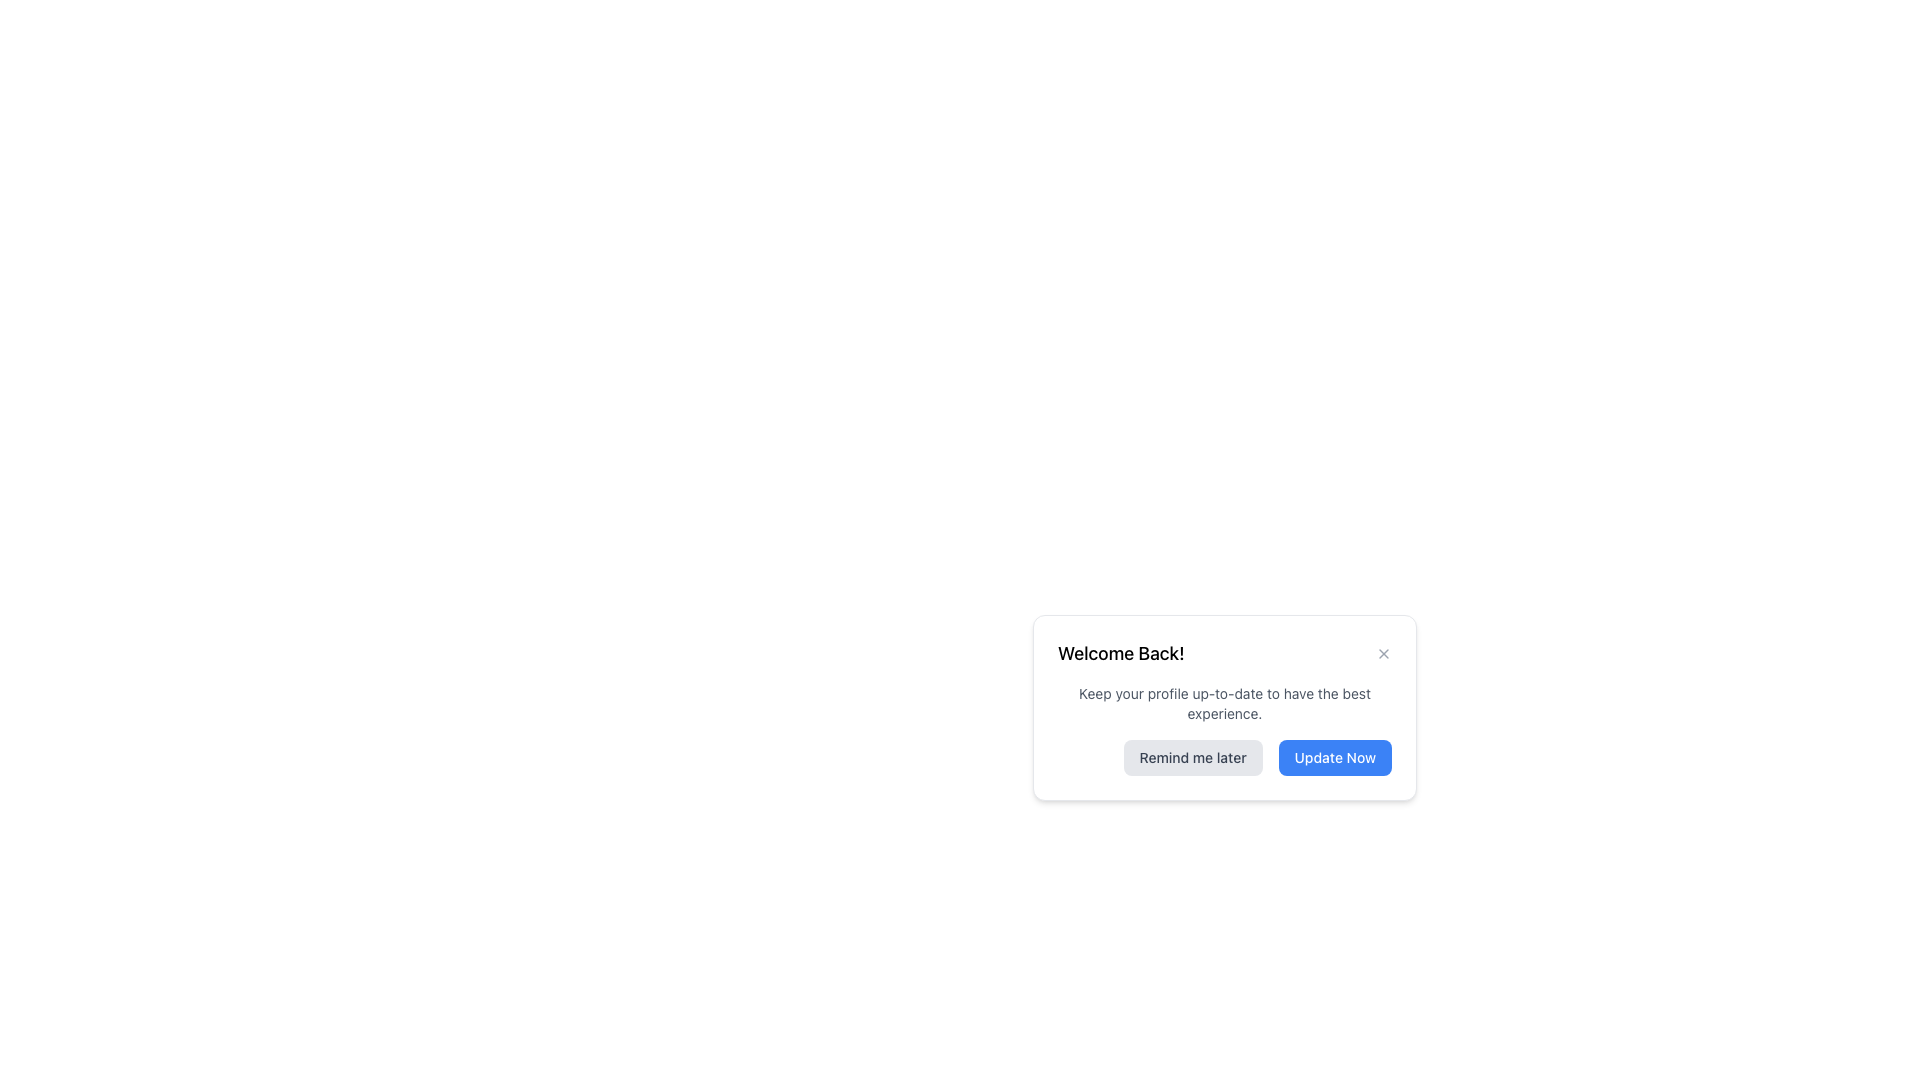 This screenshot has width=1920, height=1080. What do you see at coordinates (1193, 758) in the screenshot?
I see `the leftmost button in the bottom-right corner of the modal dialog to postpone the action` at bounding box center [1193, 758].